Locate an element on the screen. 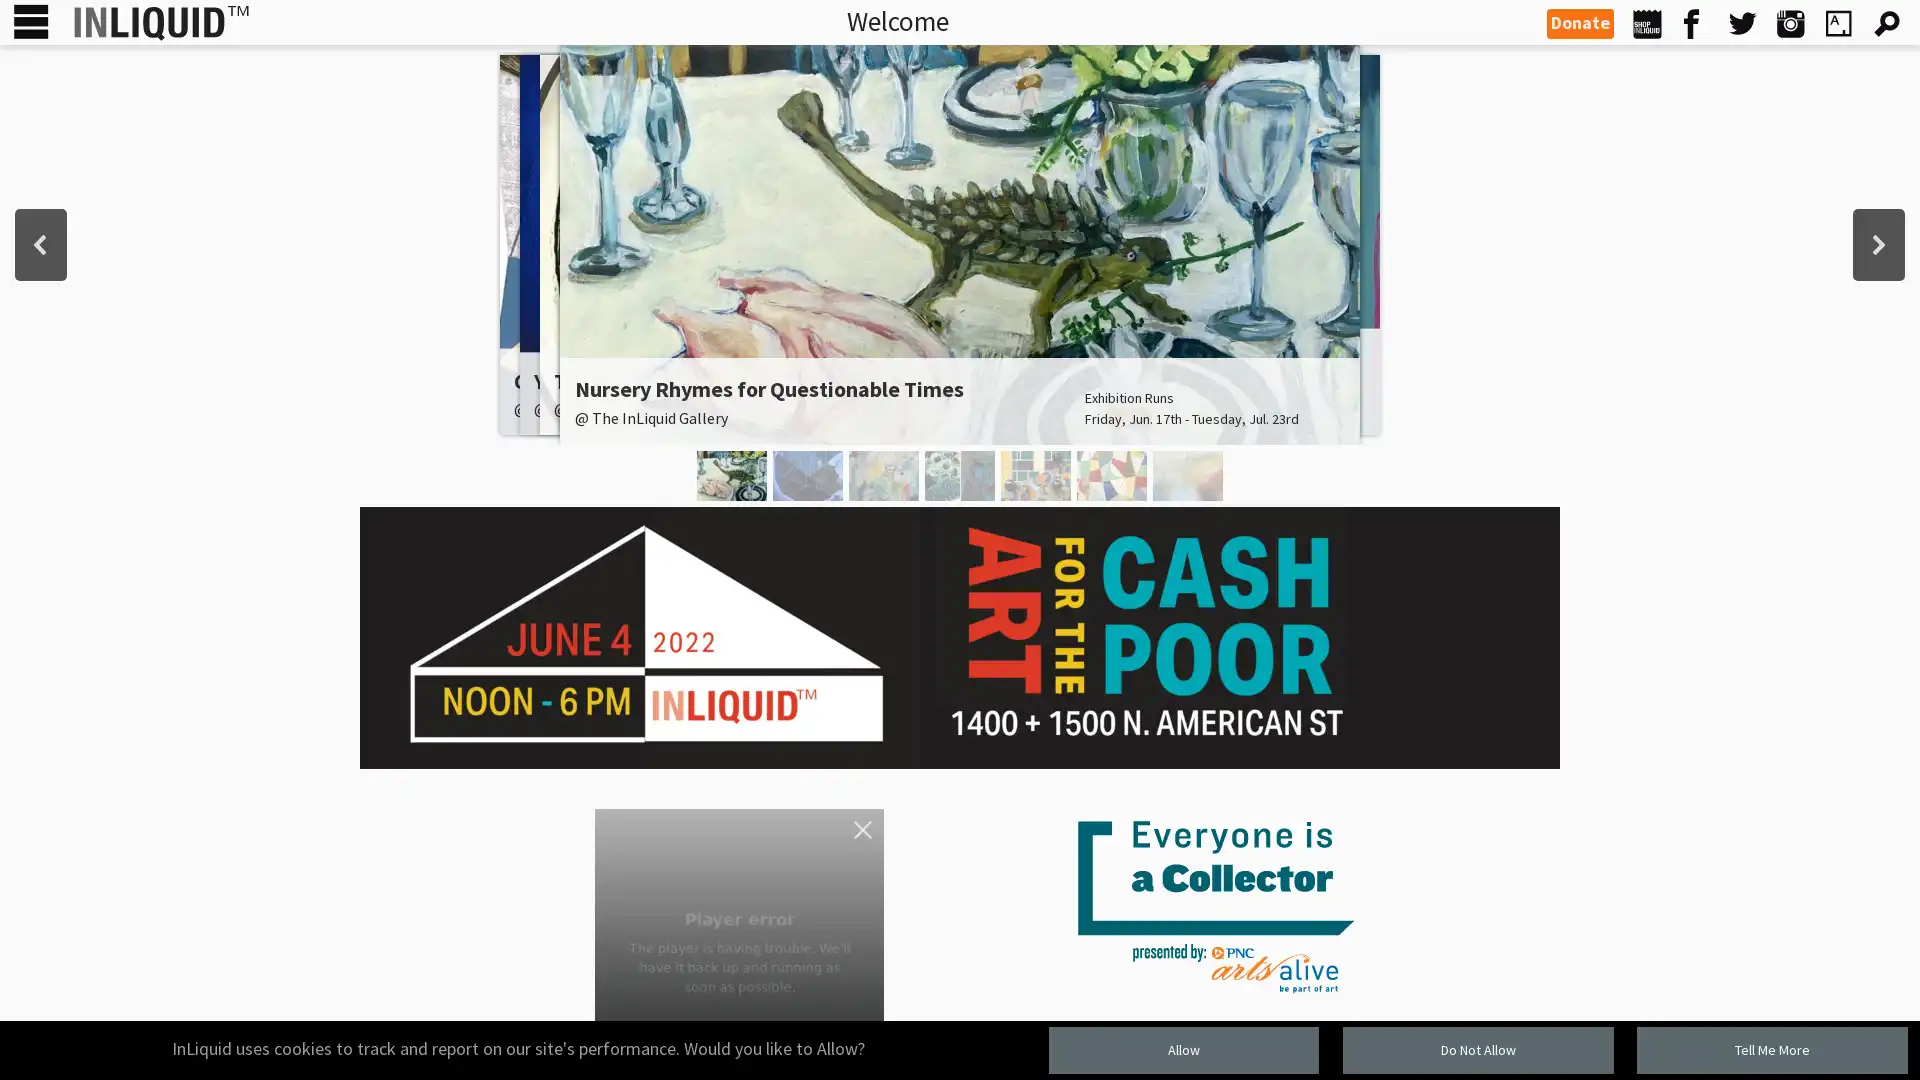 The width and height of the screenshot is (1920, 1080). previous arrow is located at coordinates (41, 244).